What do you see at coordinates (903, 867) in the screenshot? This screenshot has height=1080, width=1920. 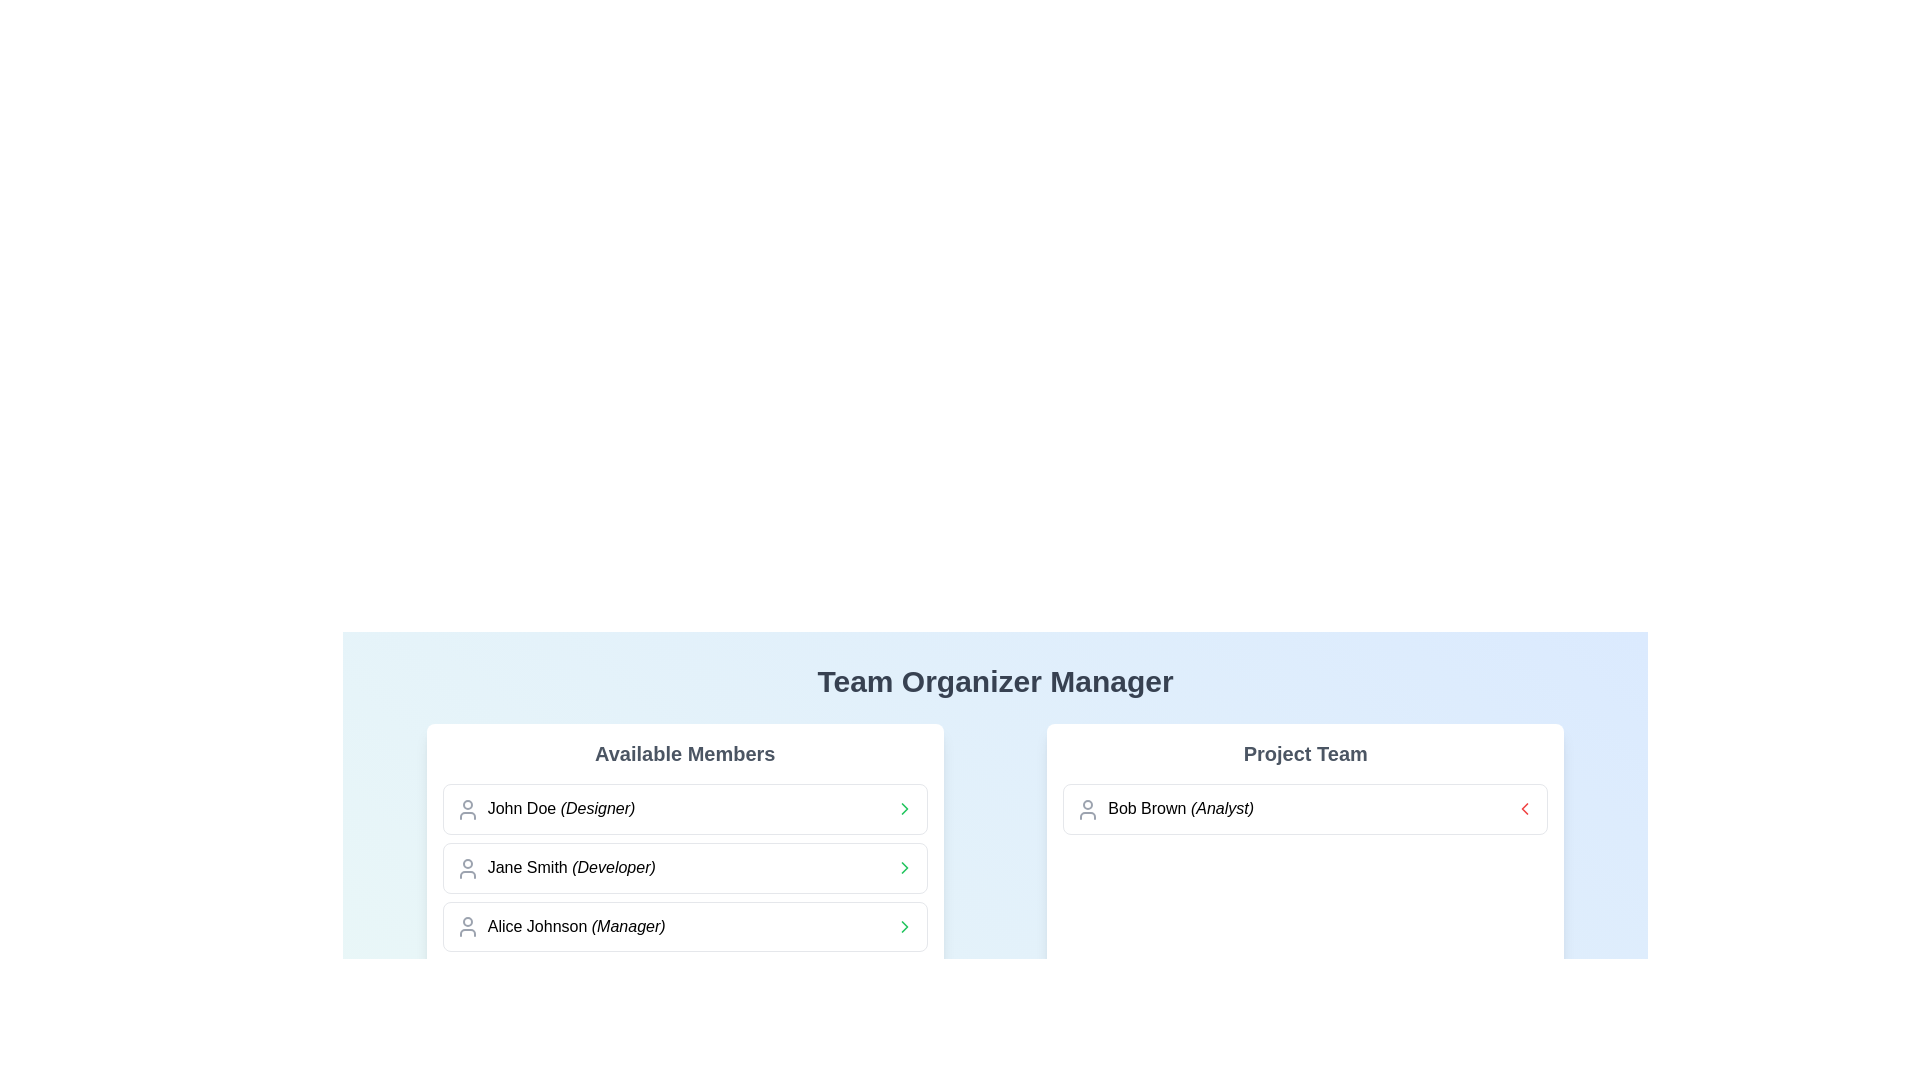 I see `the green right-pointing chevron icon at the rightmost side of the row for 'Jane Smith (Developer)'` at bounding box center [903, 867].